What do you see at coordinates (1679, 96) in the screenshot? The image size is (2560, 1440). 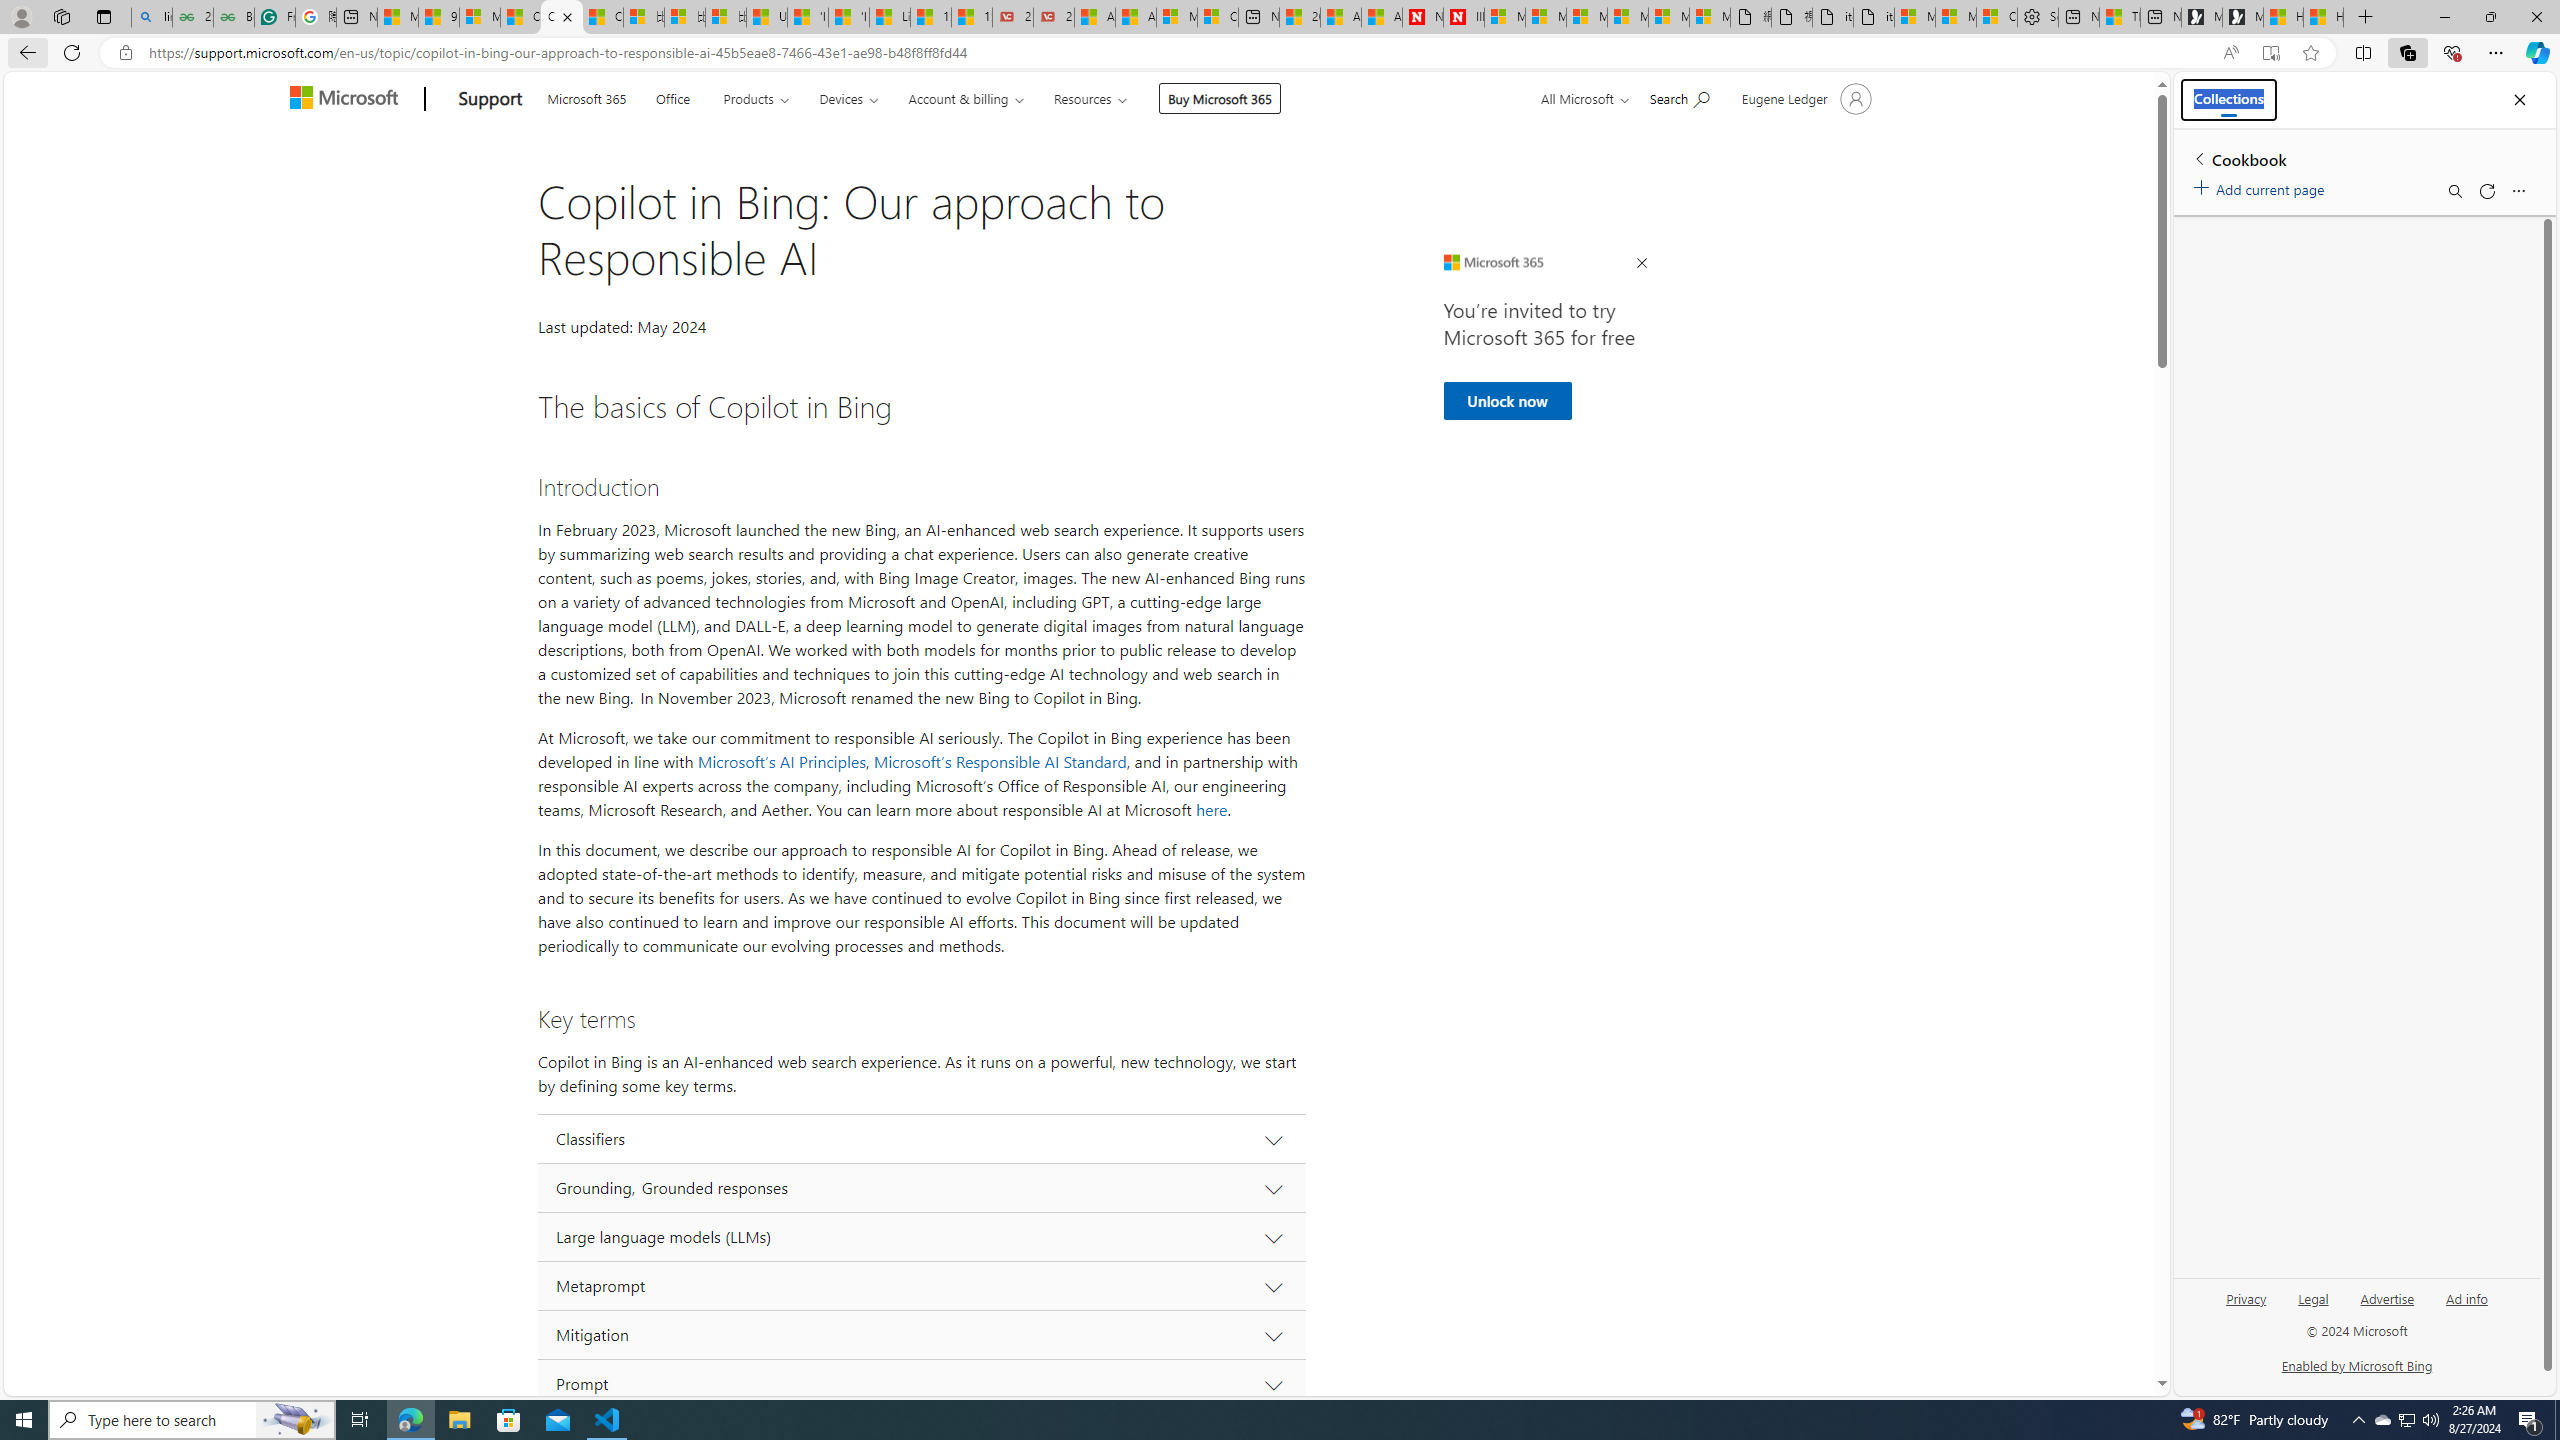 I see `'Search for help'` at bounding box center [1679, 96].